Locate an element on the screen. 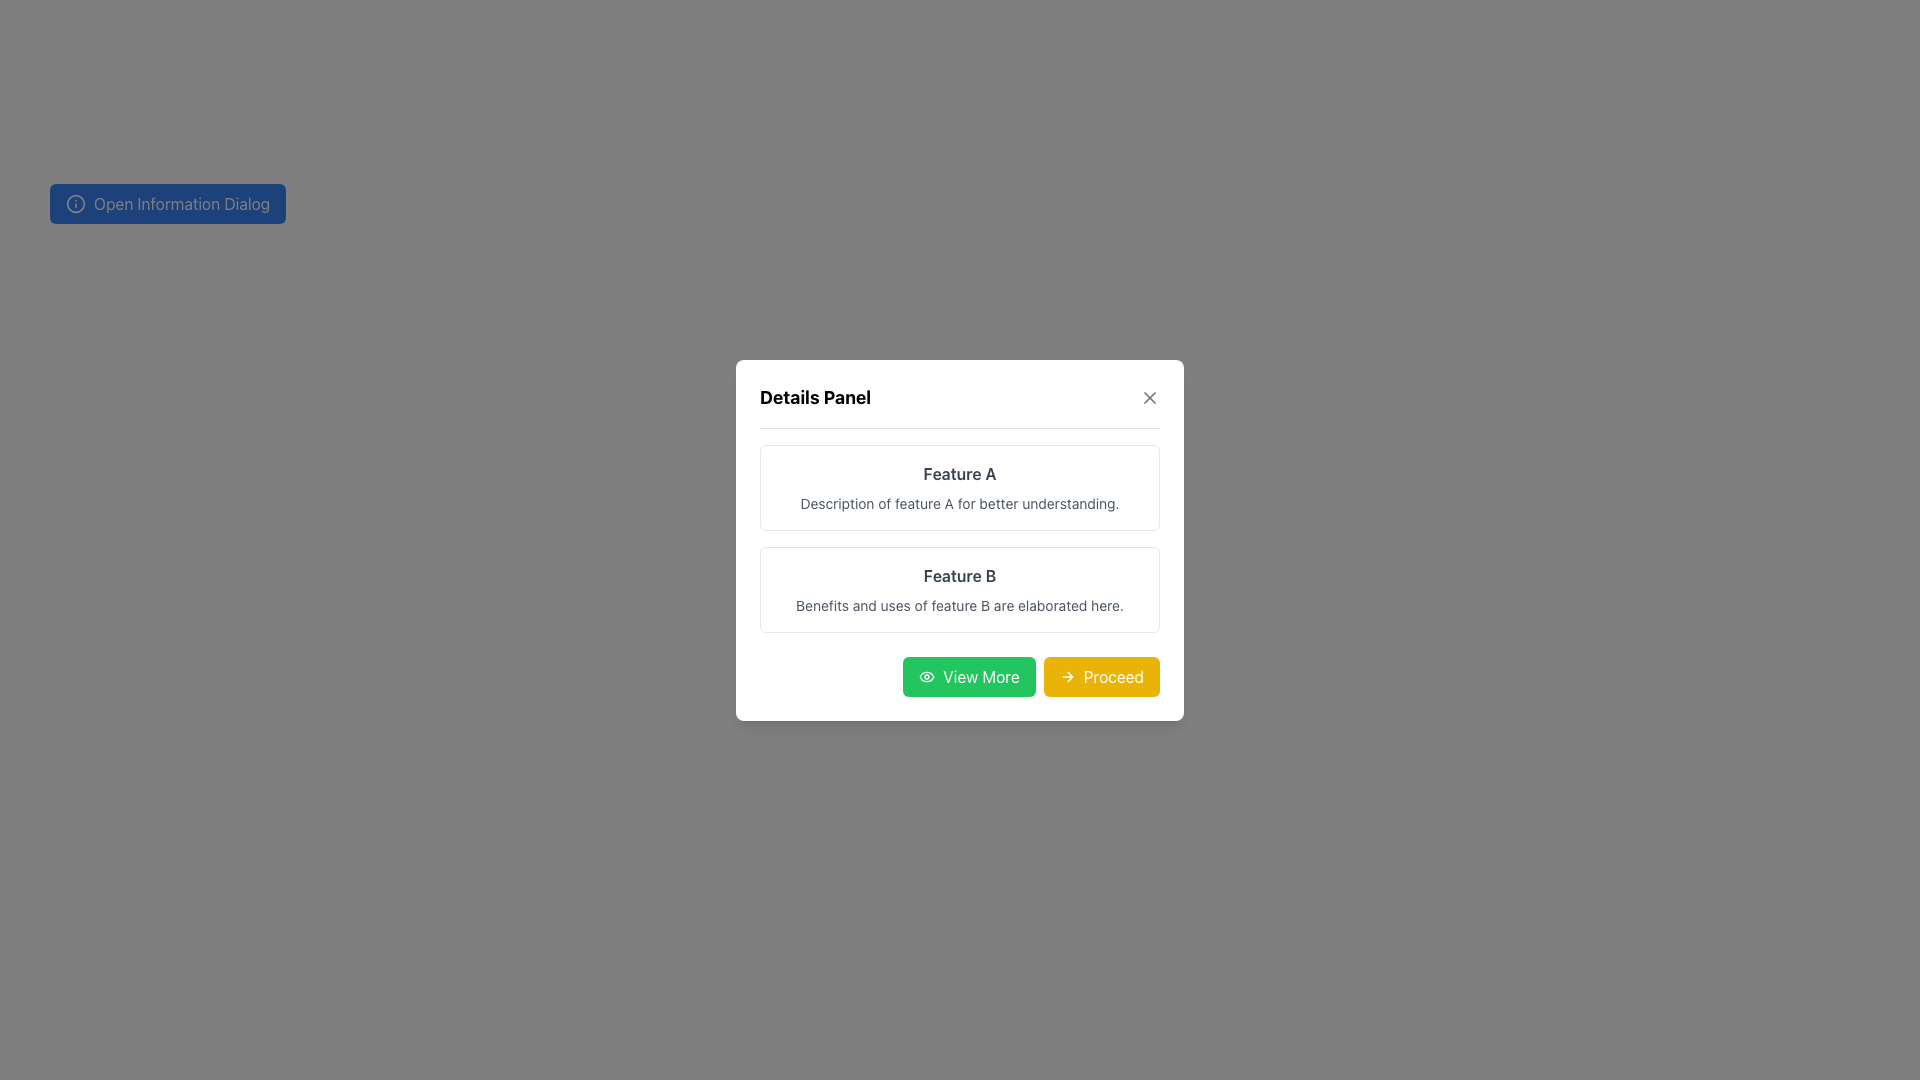  the yellow 'Proceed' button with rounded corners and an arrow icon is located at coordinates (1100, 675).